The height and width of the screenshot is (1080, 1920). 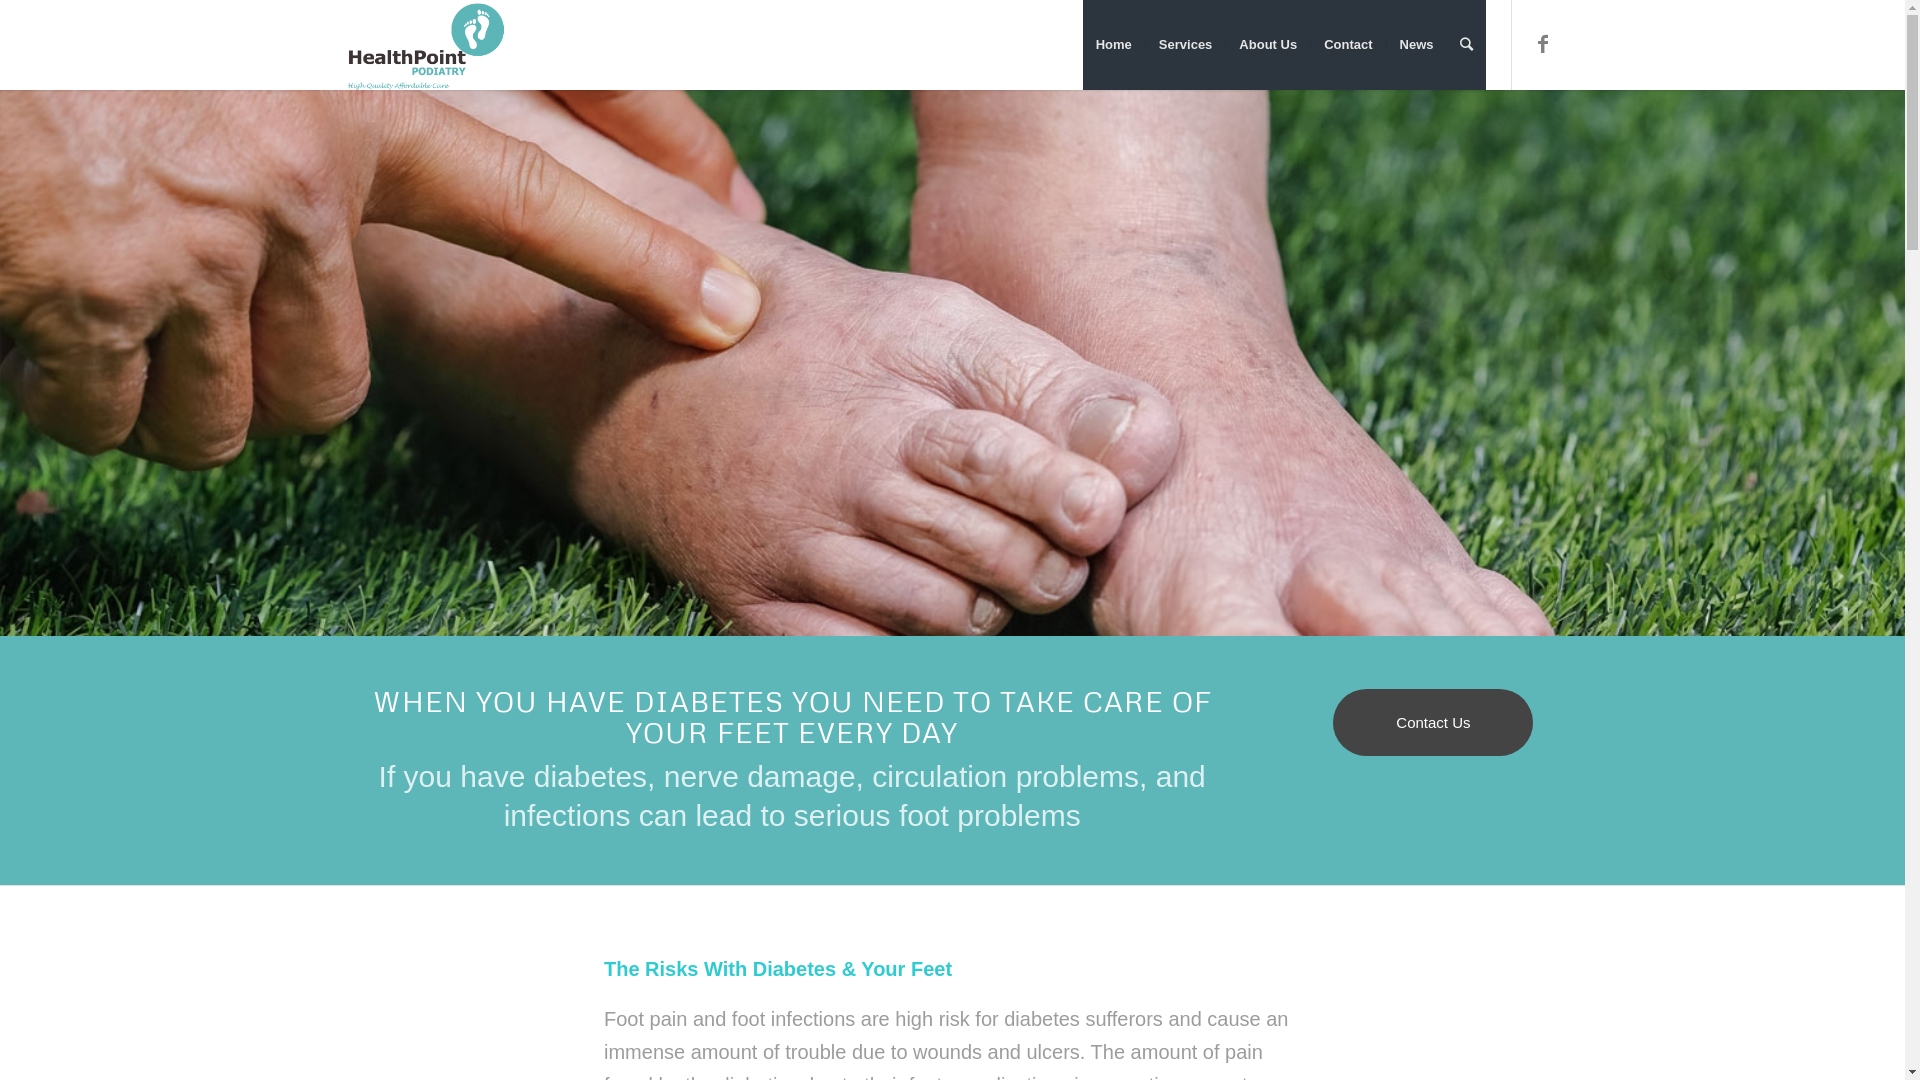 I want to click on 'Contact Us', so click(x=1432, y=722).